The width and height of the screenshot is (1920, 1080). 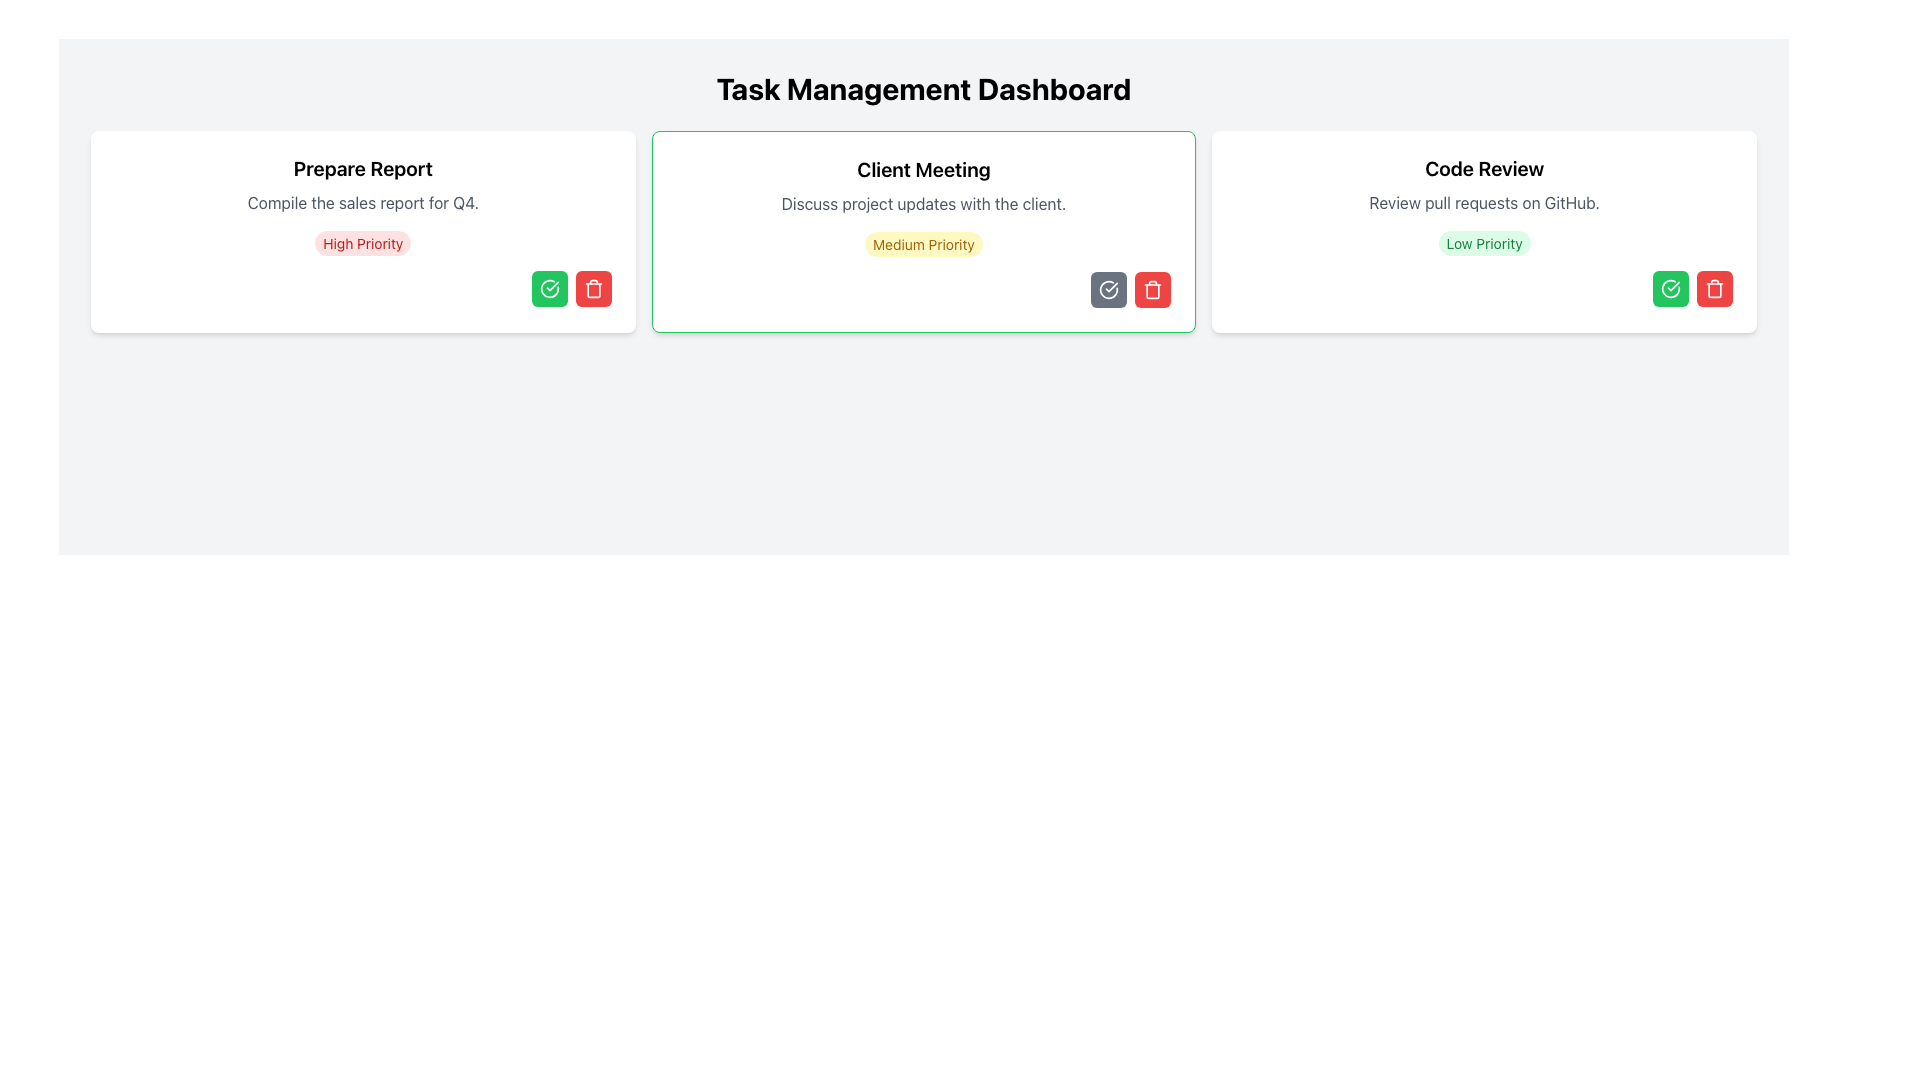 What do you see at coordinates (1713, 289) in the screenshot?
I see `the delete button located at the bottom right corner of the 'Code Review' task card` at bounding box center [1713, 289].